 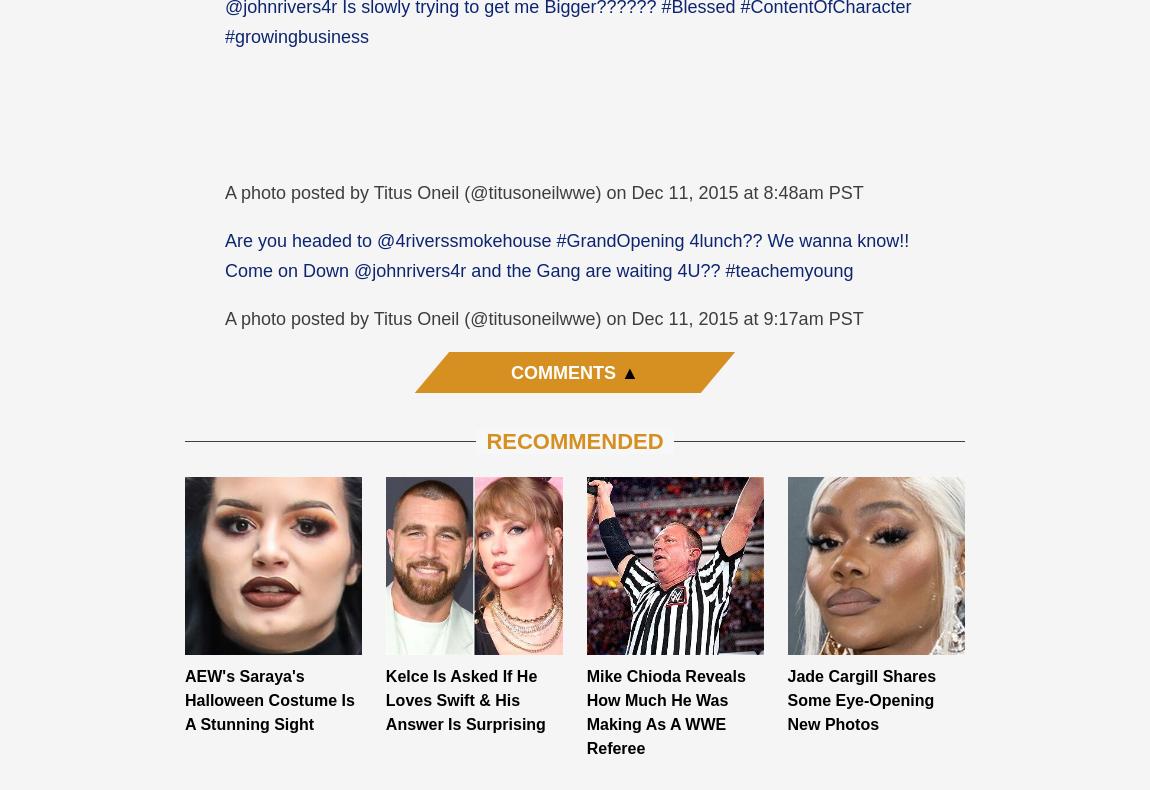 What do you see at coordinates (860, 698) in the screenshot?
I see `'Jade Cargill Shares Some Eye-Opening New Photos'` at bounding box center [860, 698].